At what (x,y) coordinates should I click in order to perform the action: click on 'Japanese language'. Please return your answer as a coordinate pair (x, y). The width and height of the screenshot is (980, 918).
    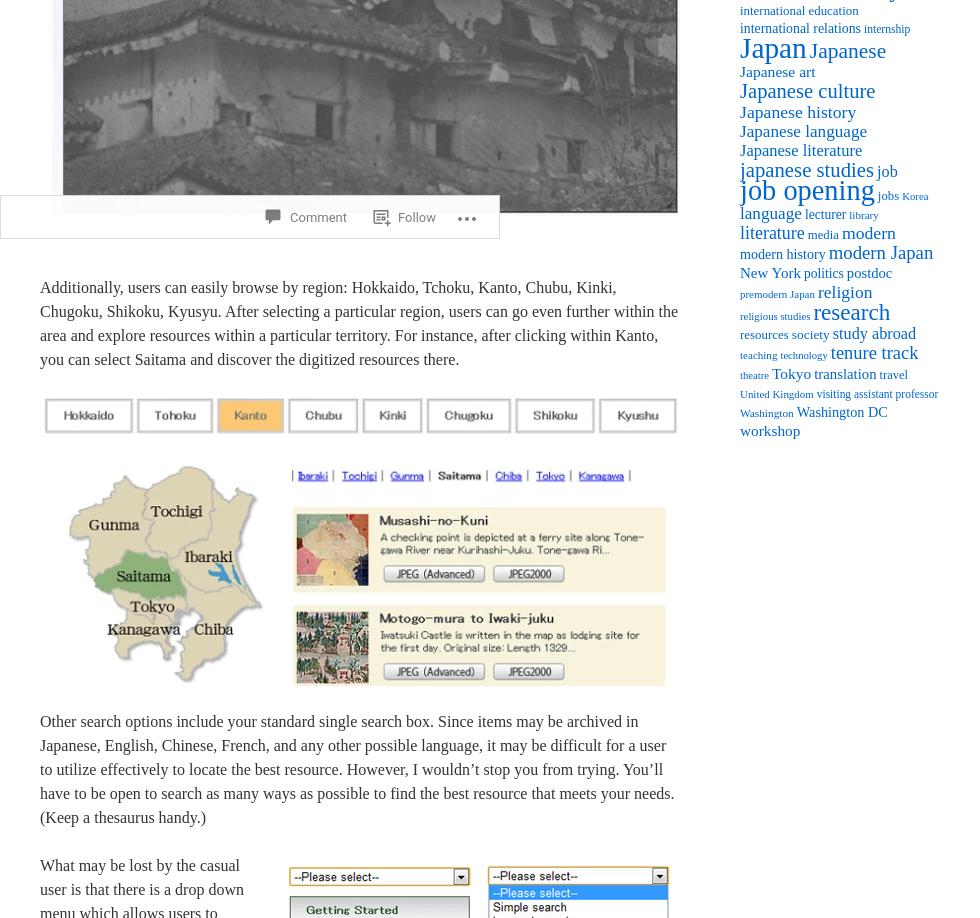
    Looking at the image, I should click on (803, 130).